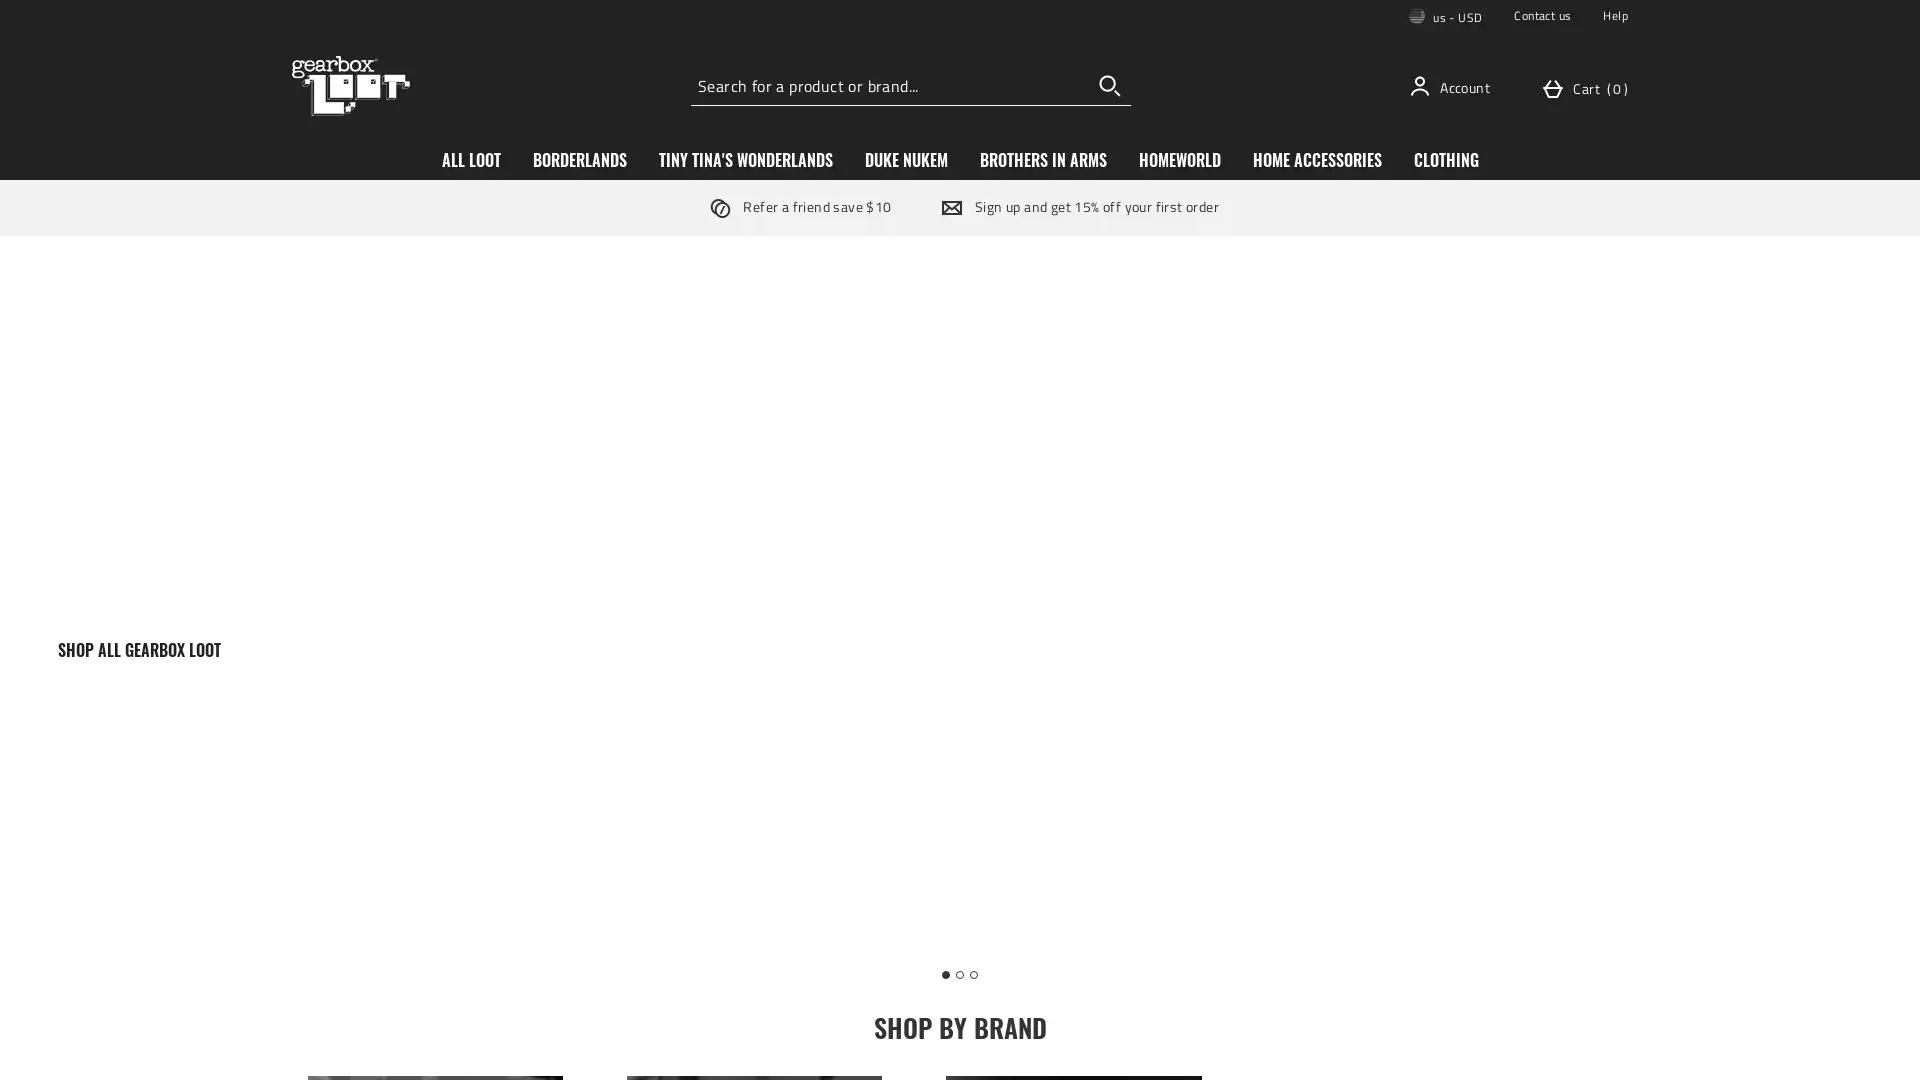 This screenshot has width=1920, height=1080. Describe the element at coordinates (1264, 326) in the screenshot. I see `Close` at that location.